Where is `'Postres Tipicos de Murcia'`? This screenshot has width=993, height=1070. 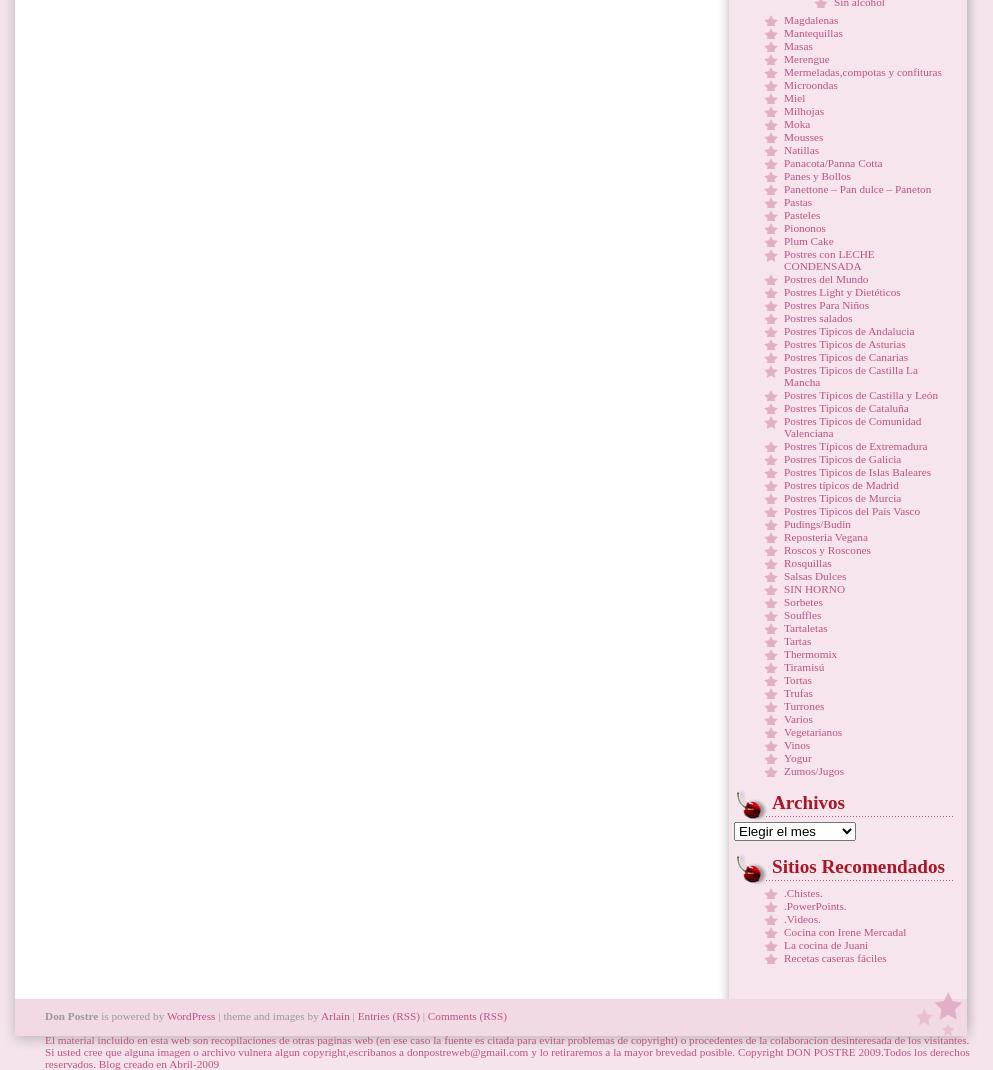 'Postres Tipicos de Murcia' is located at coordinates (841, 497).